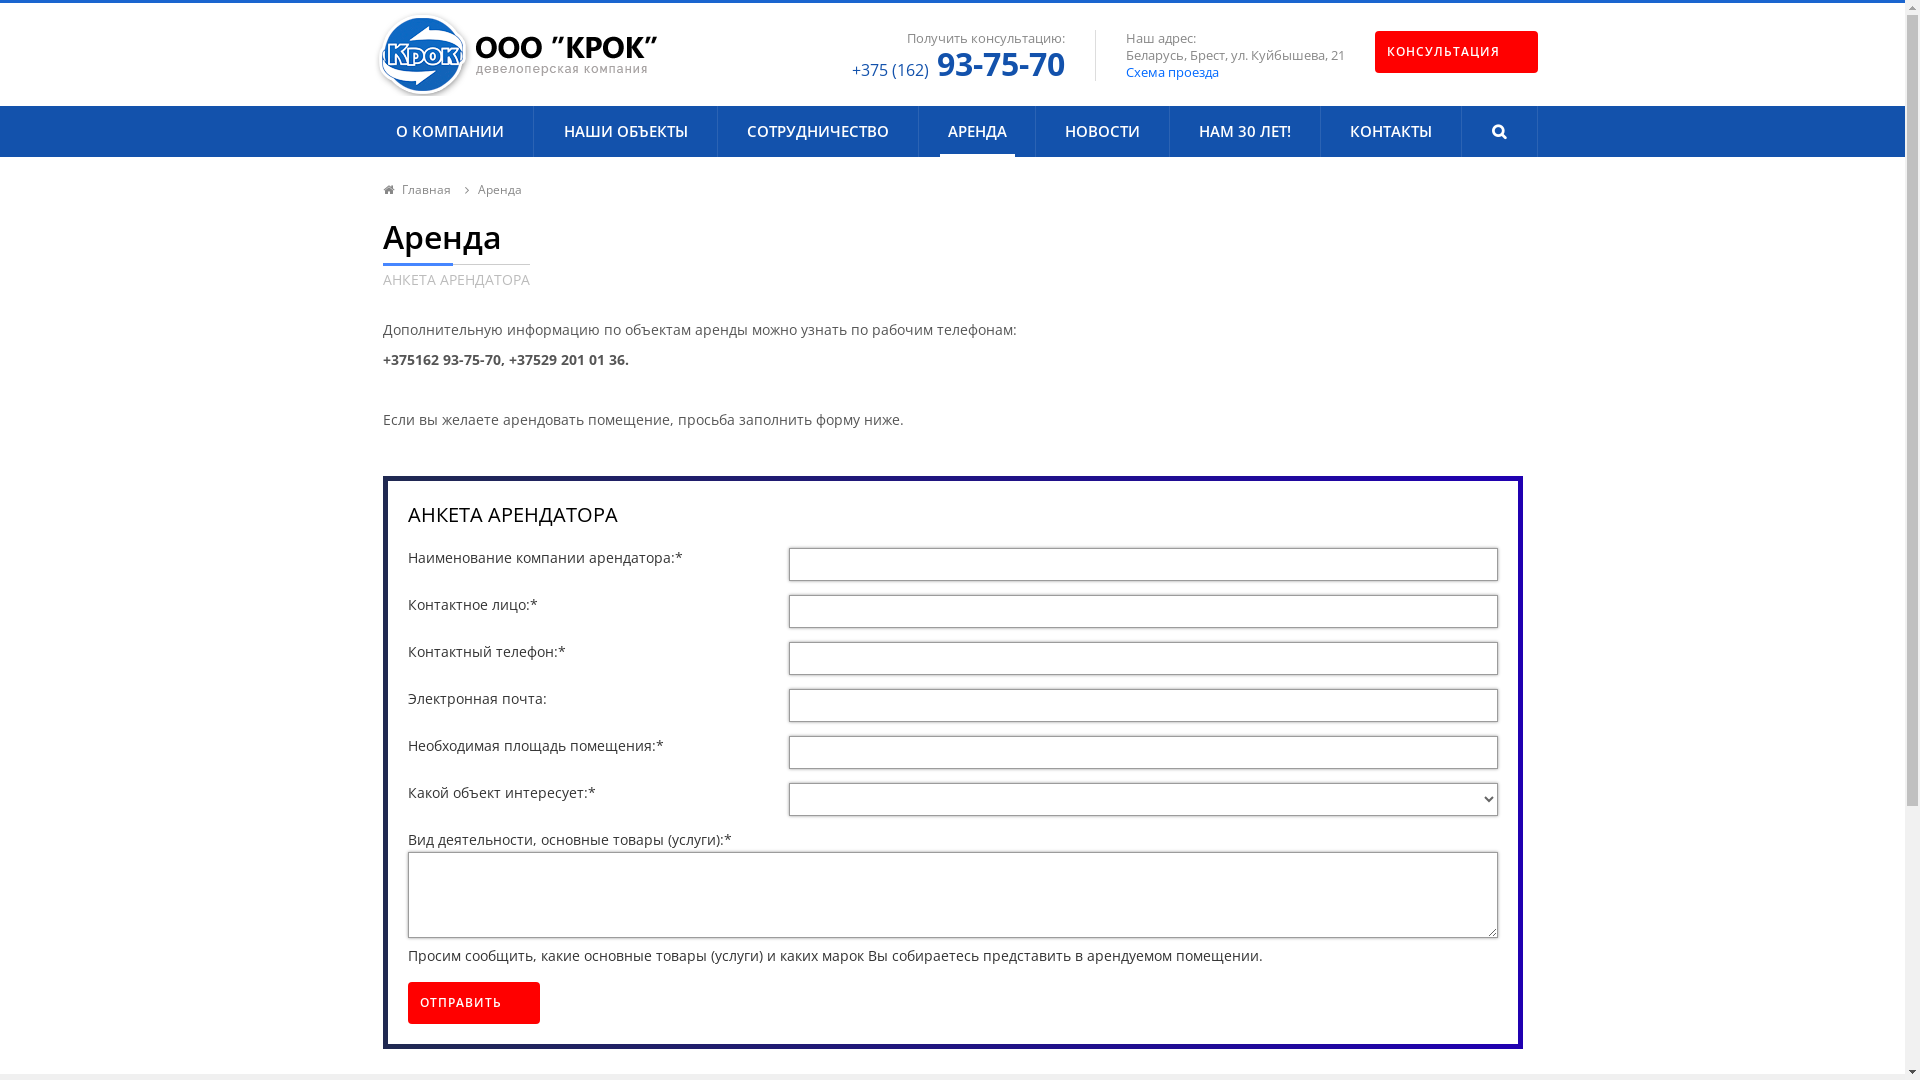 The height and width of the screenshot is (1080, 1920). Describe the element at coordinates (957, 62) in the screenshot. I see `'+375 (162) 93-75-70'` at that location.